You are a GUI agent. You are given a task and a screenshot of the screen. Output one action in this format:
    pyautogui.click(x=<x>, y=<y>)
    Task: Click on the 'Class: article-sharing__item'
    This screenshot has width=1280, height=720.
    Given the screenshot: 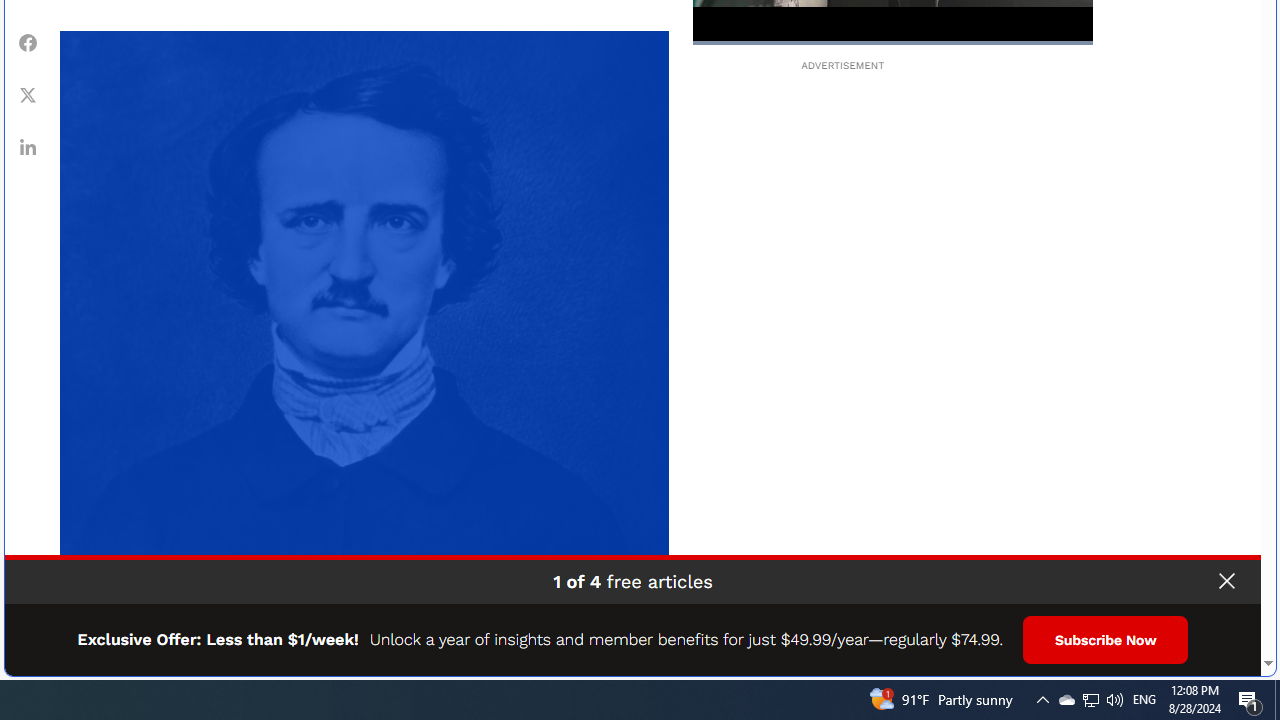 What is the action you would take?
    pyautogui.click(x=28, y=146)
    